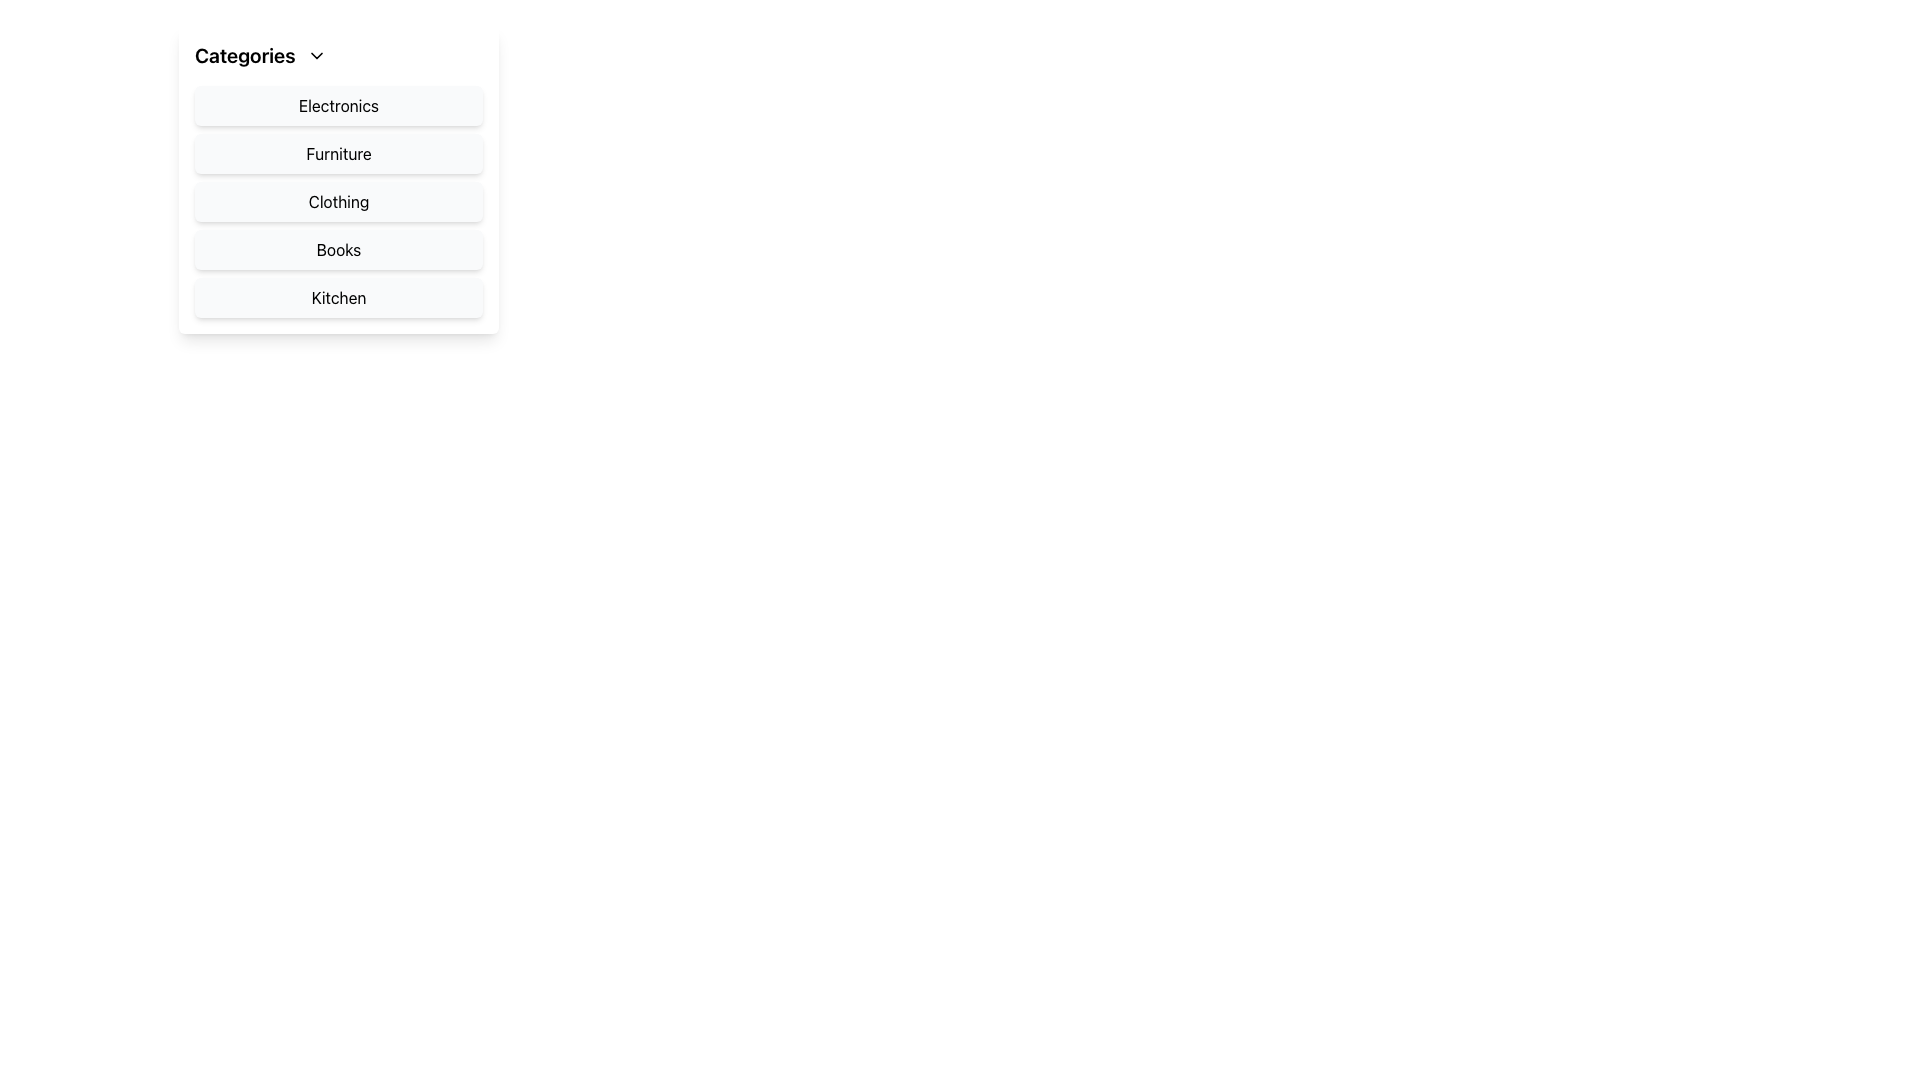 This screenshot has width=1920, height=1080. Describe the element at coordinates (339, 297) in the screenshot. I see `the 'Kitchen' button, which is the fifth button in a vertical stack under the 'Categories' section` at that location.